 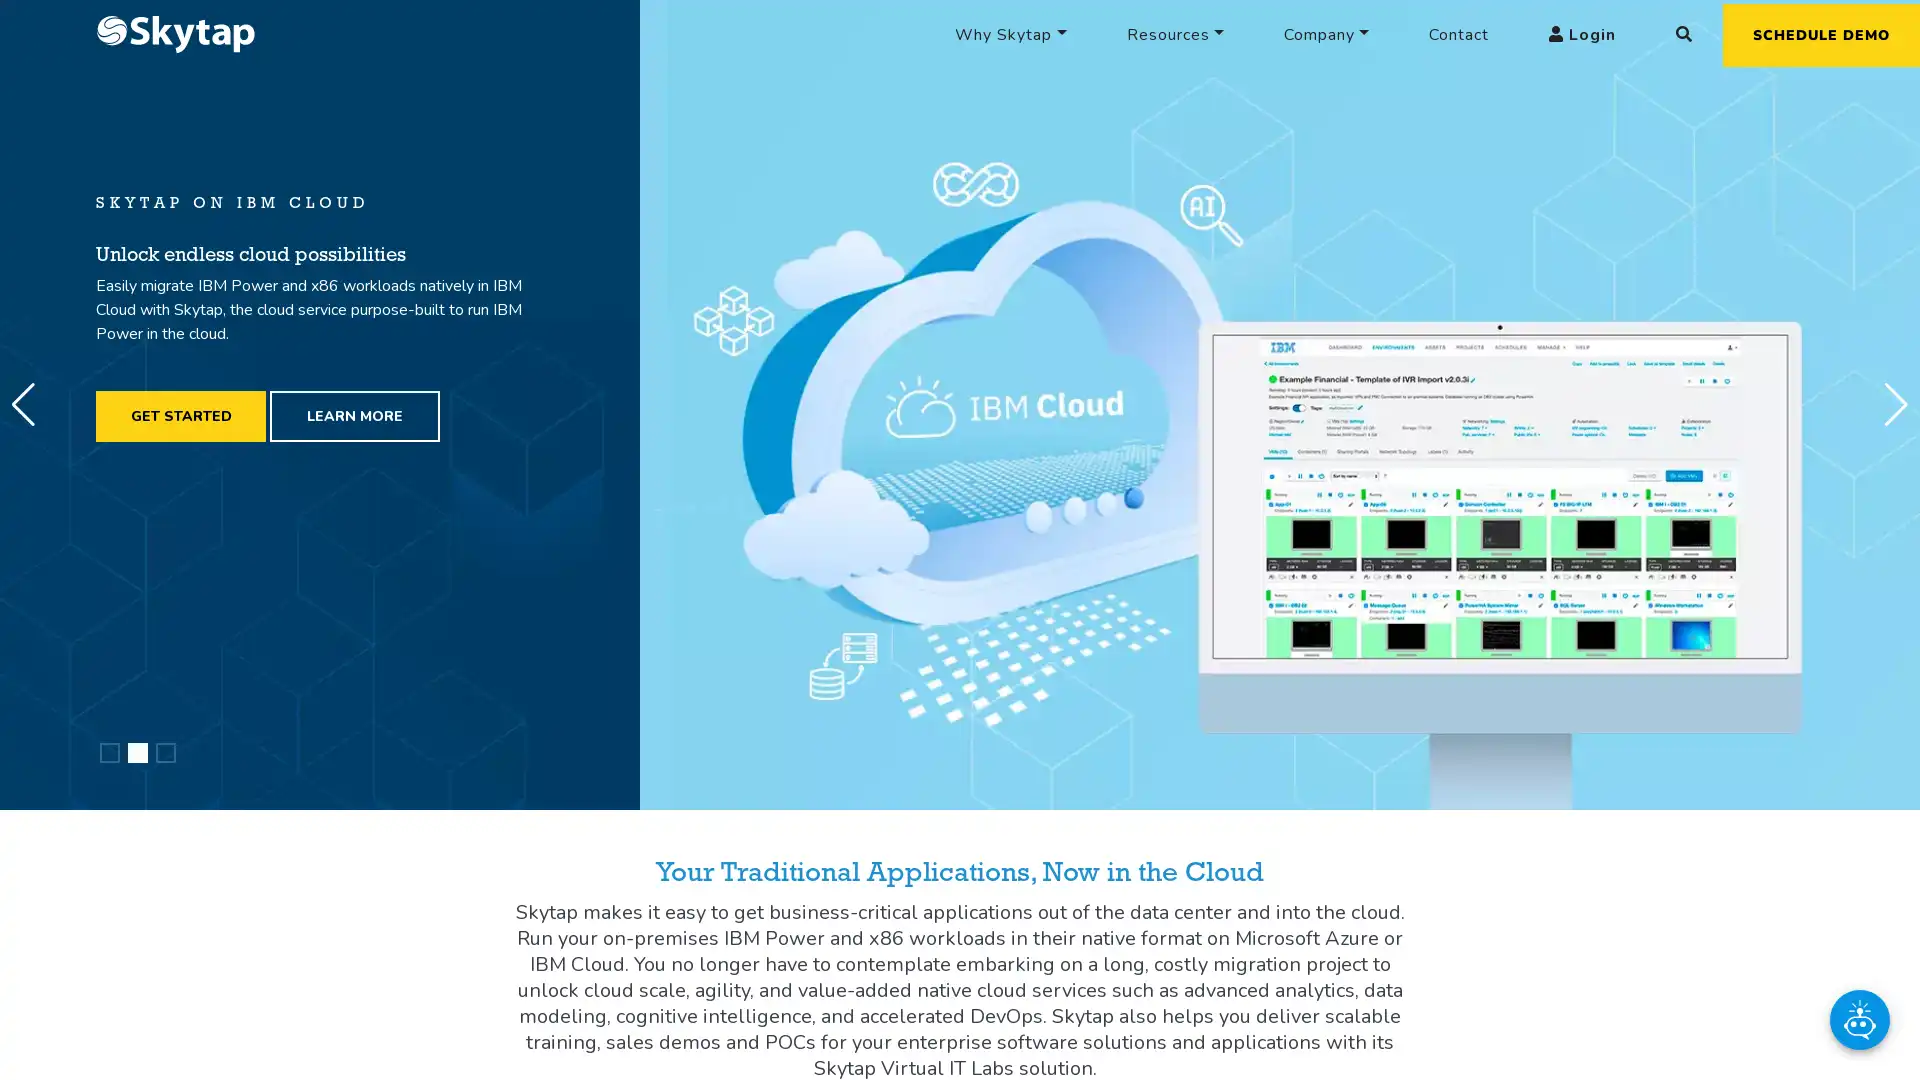 What do you see at coordinates (137, 752) in the screenshot?
I see `Go to slide 2` at bounding box center [137, 752].